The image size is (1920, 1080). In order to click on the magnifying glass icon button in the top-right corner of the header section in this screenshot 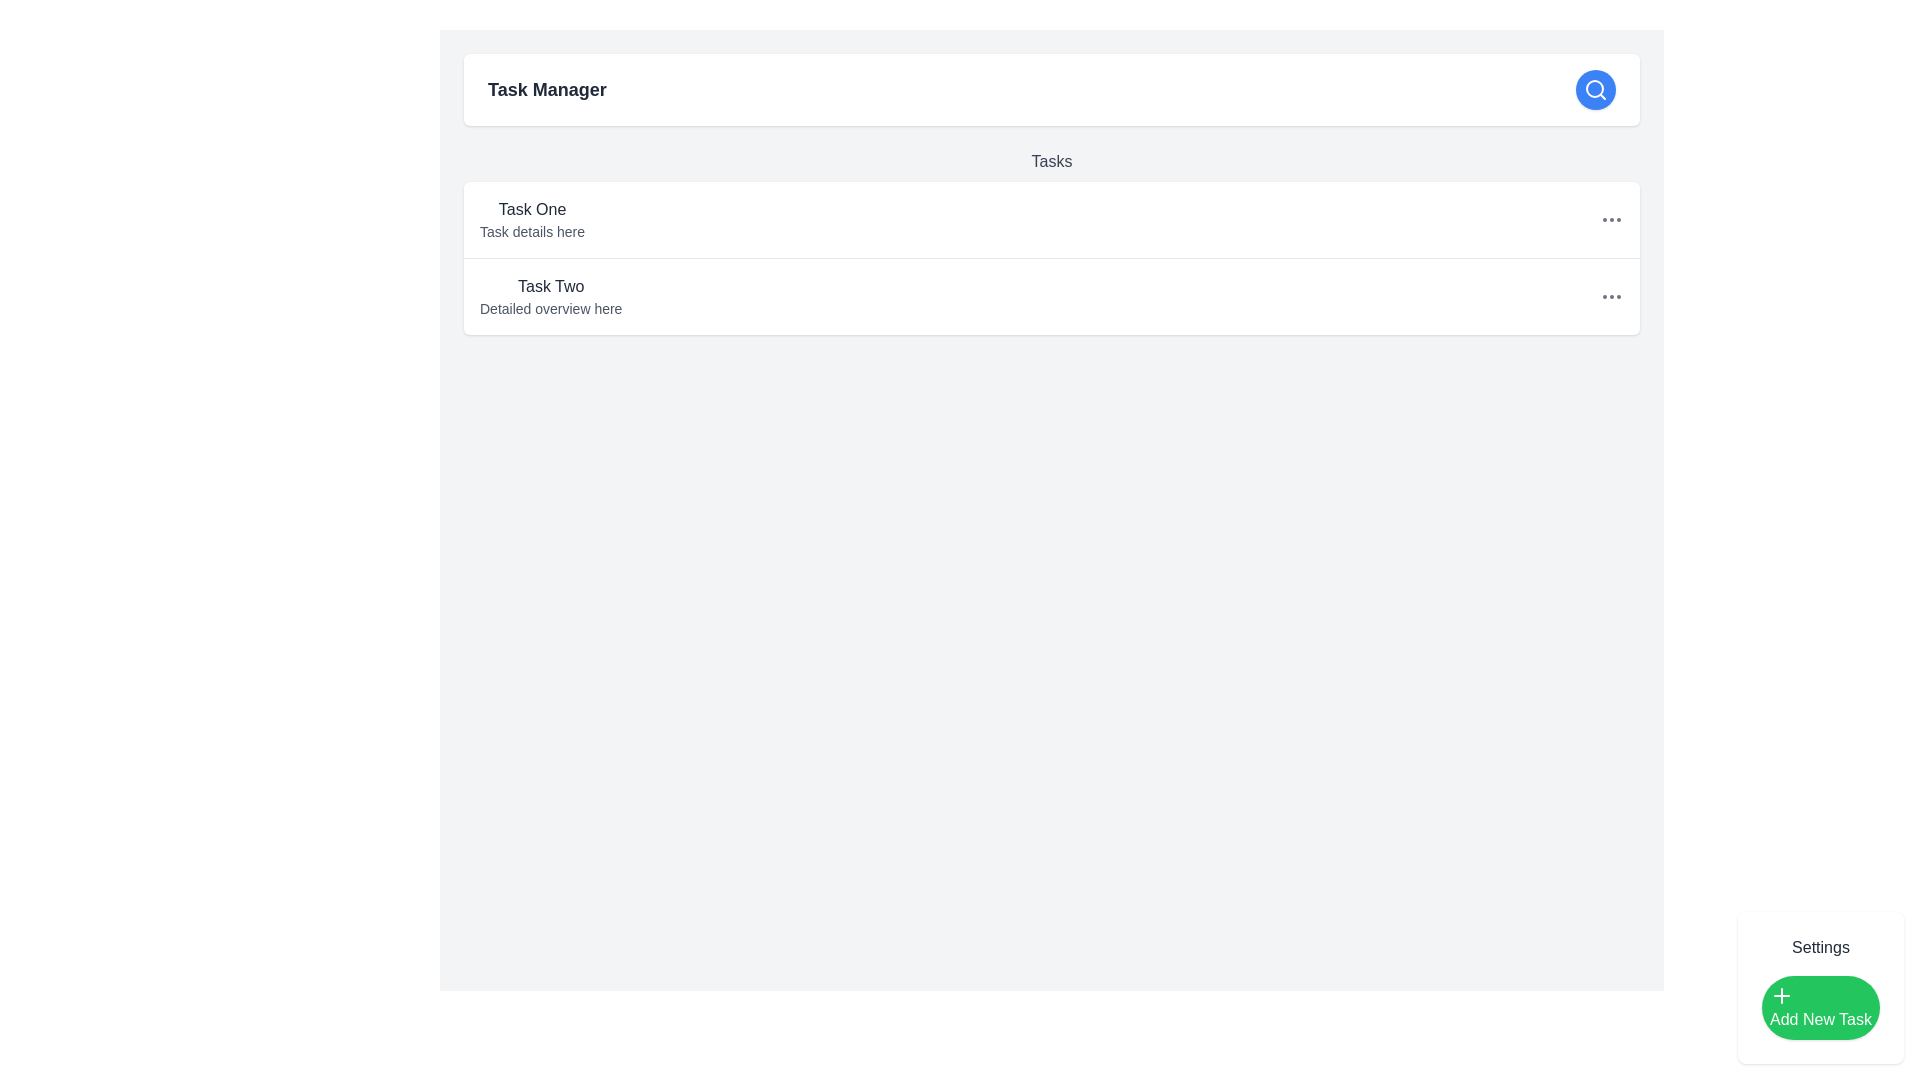, I will do `click(1595, 88)`.